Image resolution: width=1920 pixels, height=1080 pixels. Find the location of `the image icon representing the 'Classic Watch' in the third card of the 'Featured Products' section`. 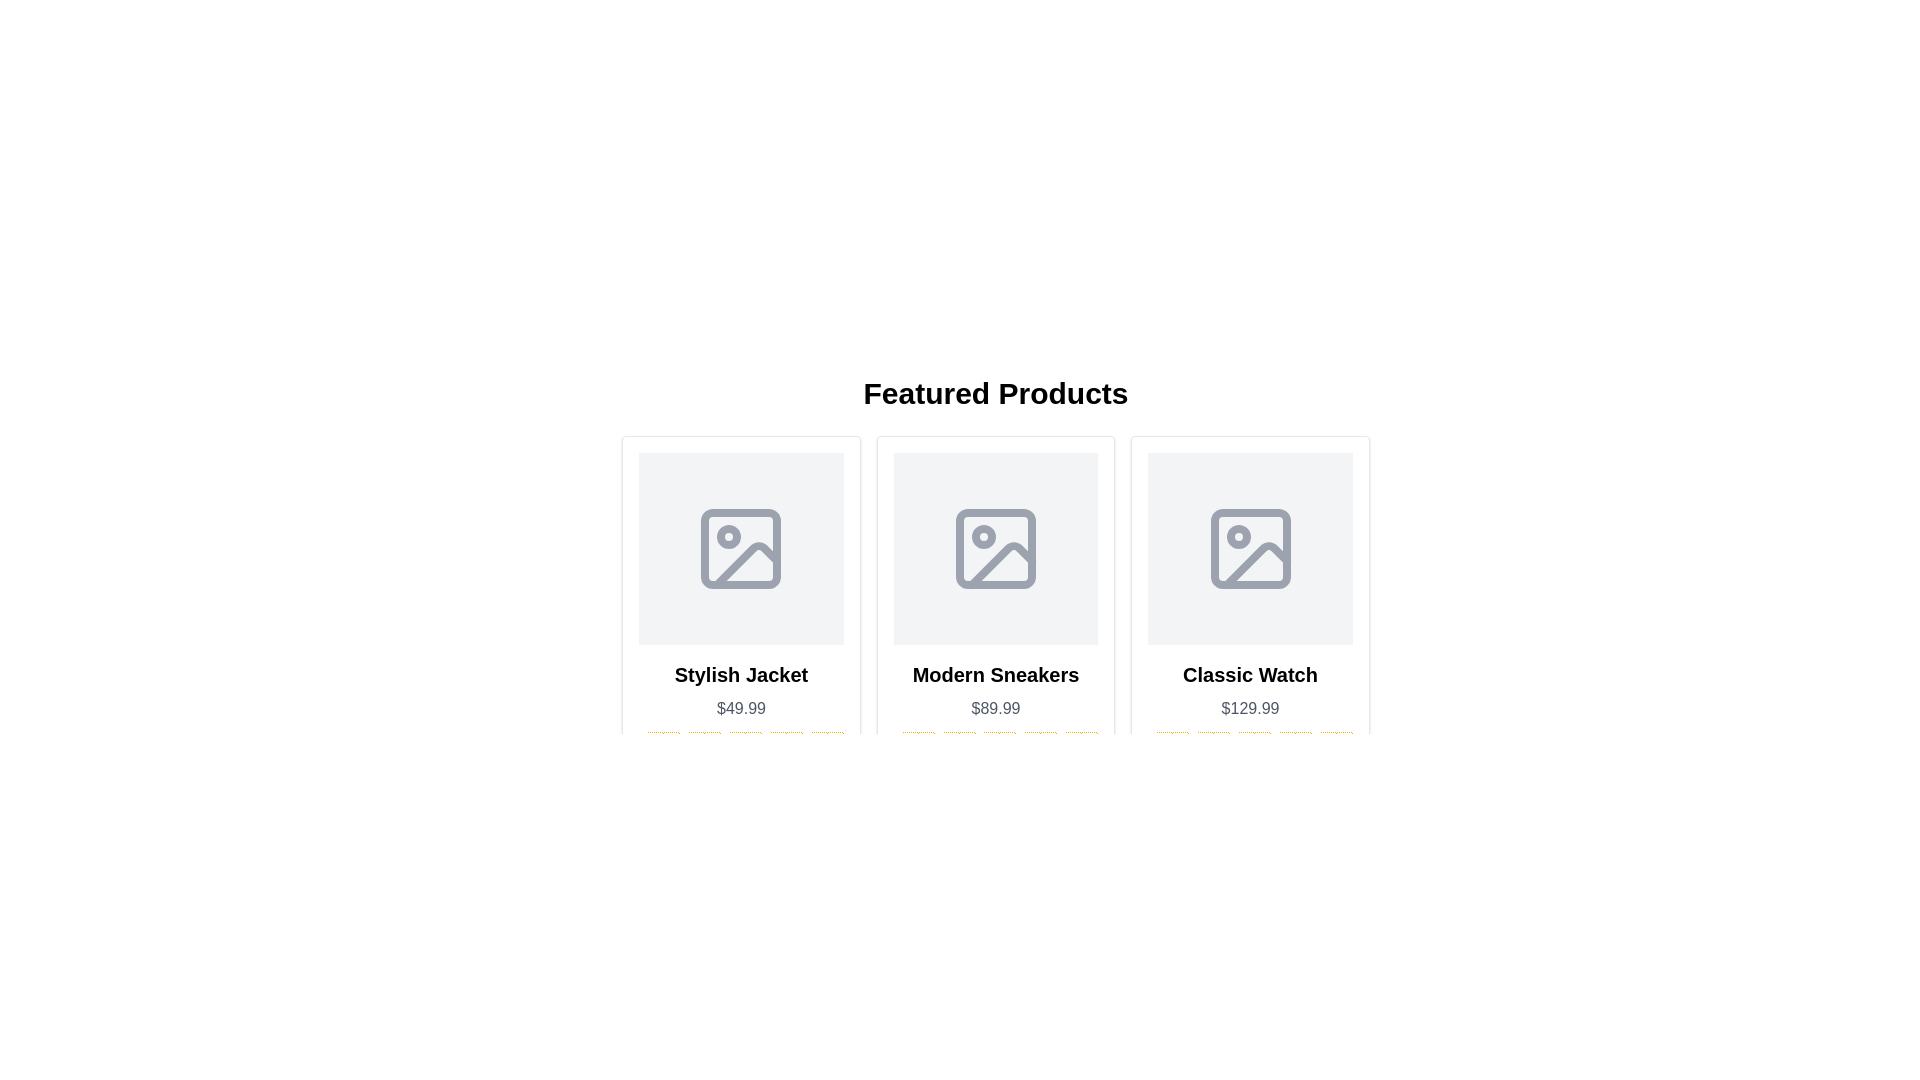

the image icon representing the 'Classic Watch' in the third card of the 'Featured Products' section is located at coordinates (1249, 548).